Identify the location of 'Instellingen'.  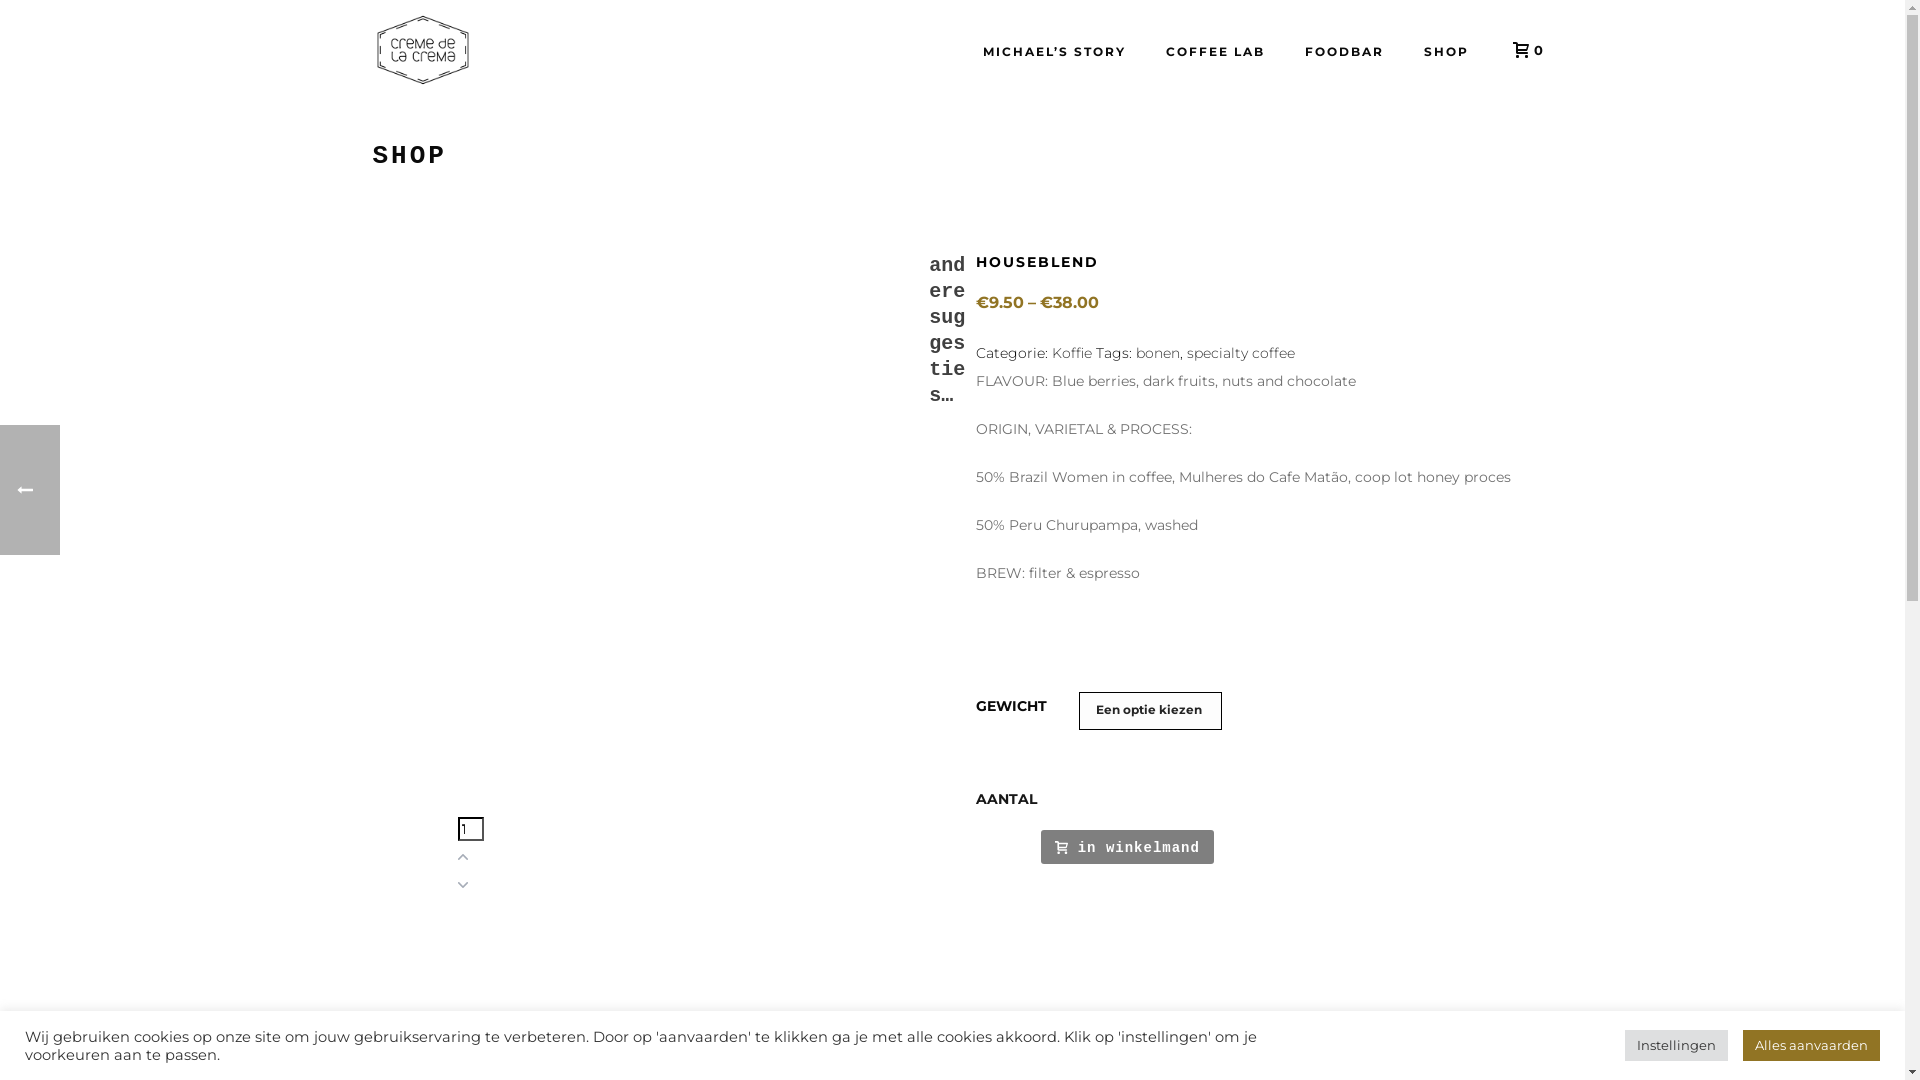
(1625, 1044).